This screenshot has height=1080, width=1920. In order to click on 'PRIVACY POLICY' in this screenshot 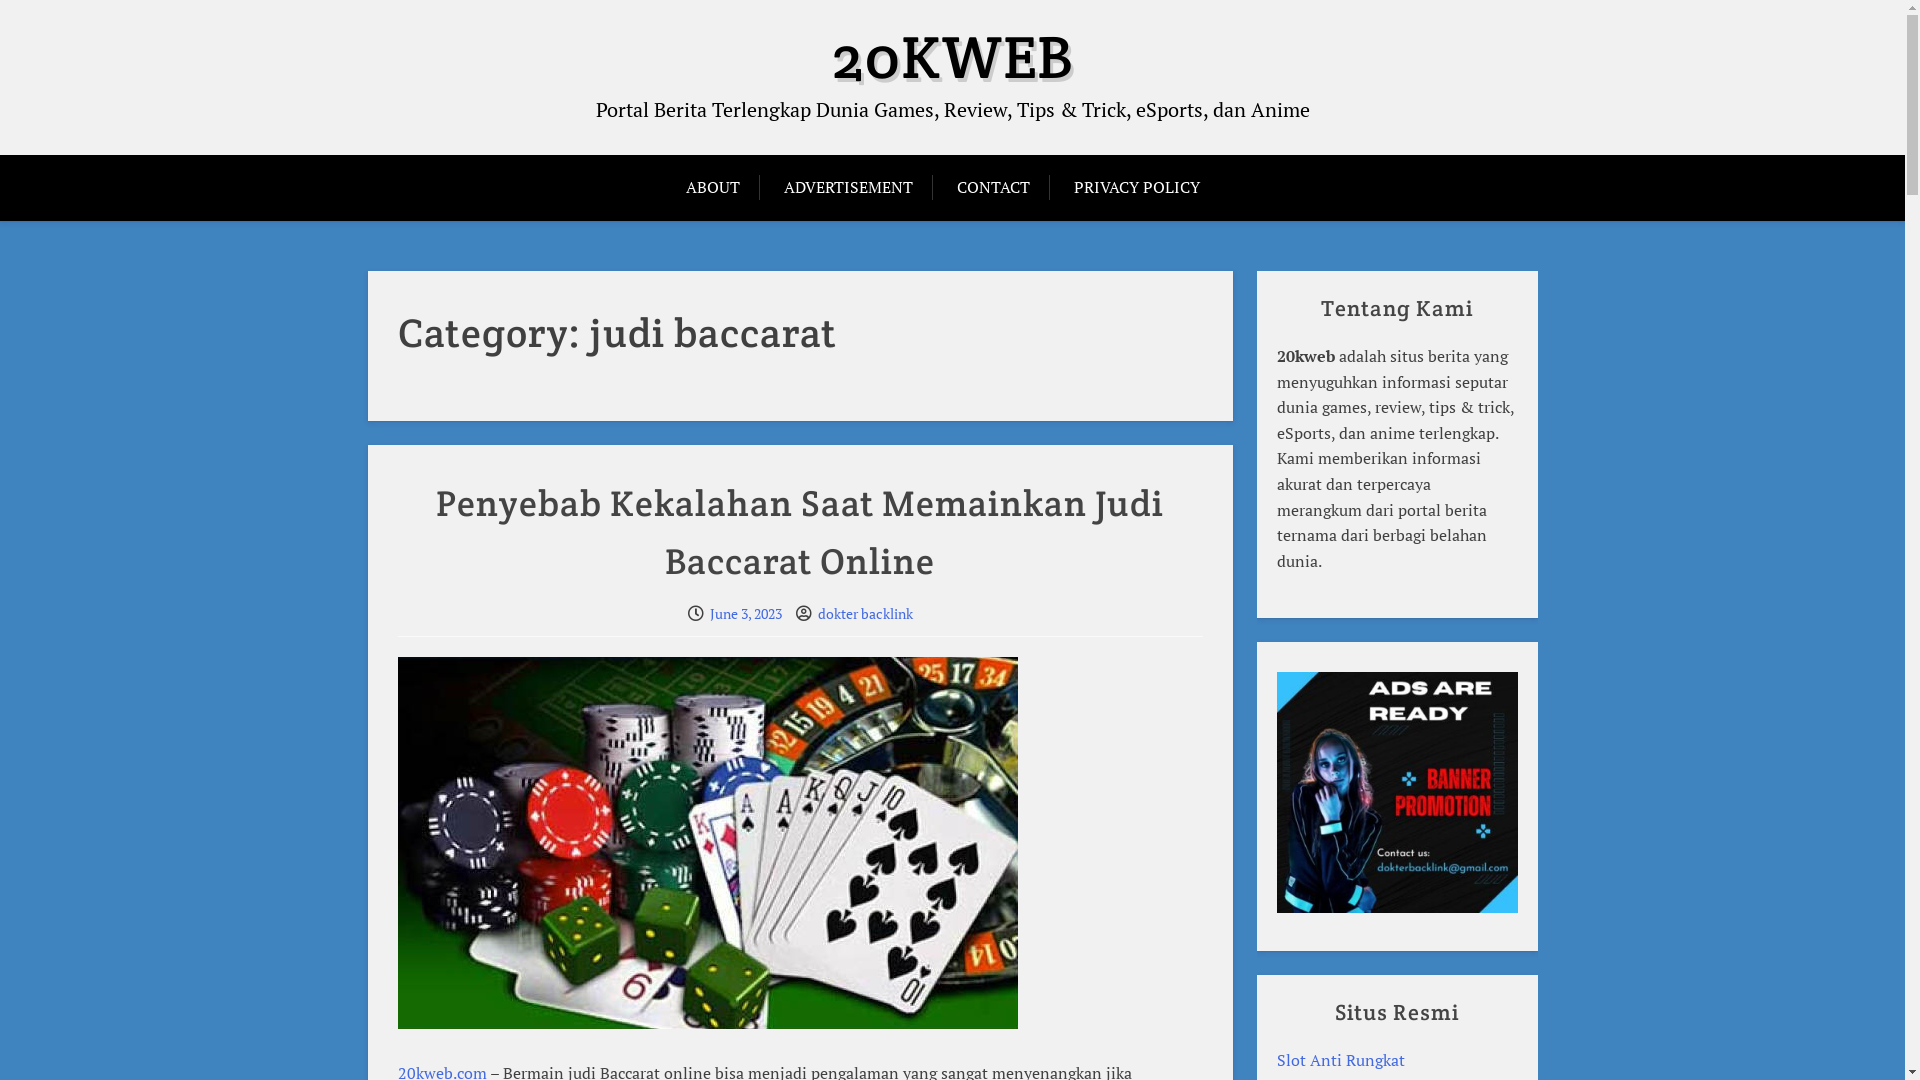, I will do `click(1053, 188)`.